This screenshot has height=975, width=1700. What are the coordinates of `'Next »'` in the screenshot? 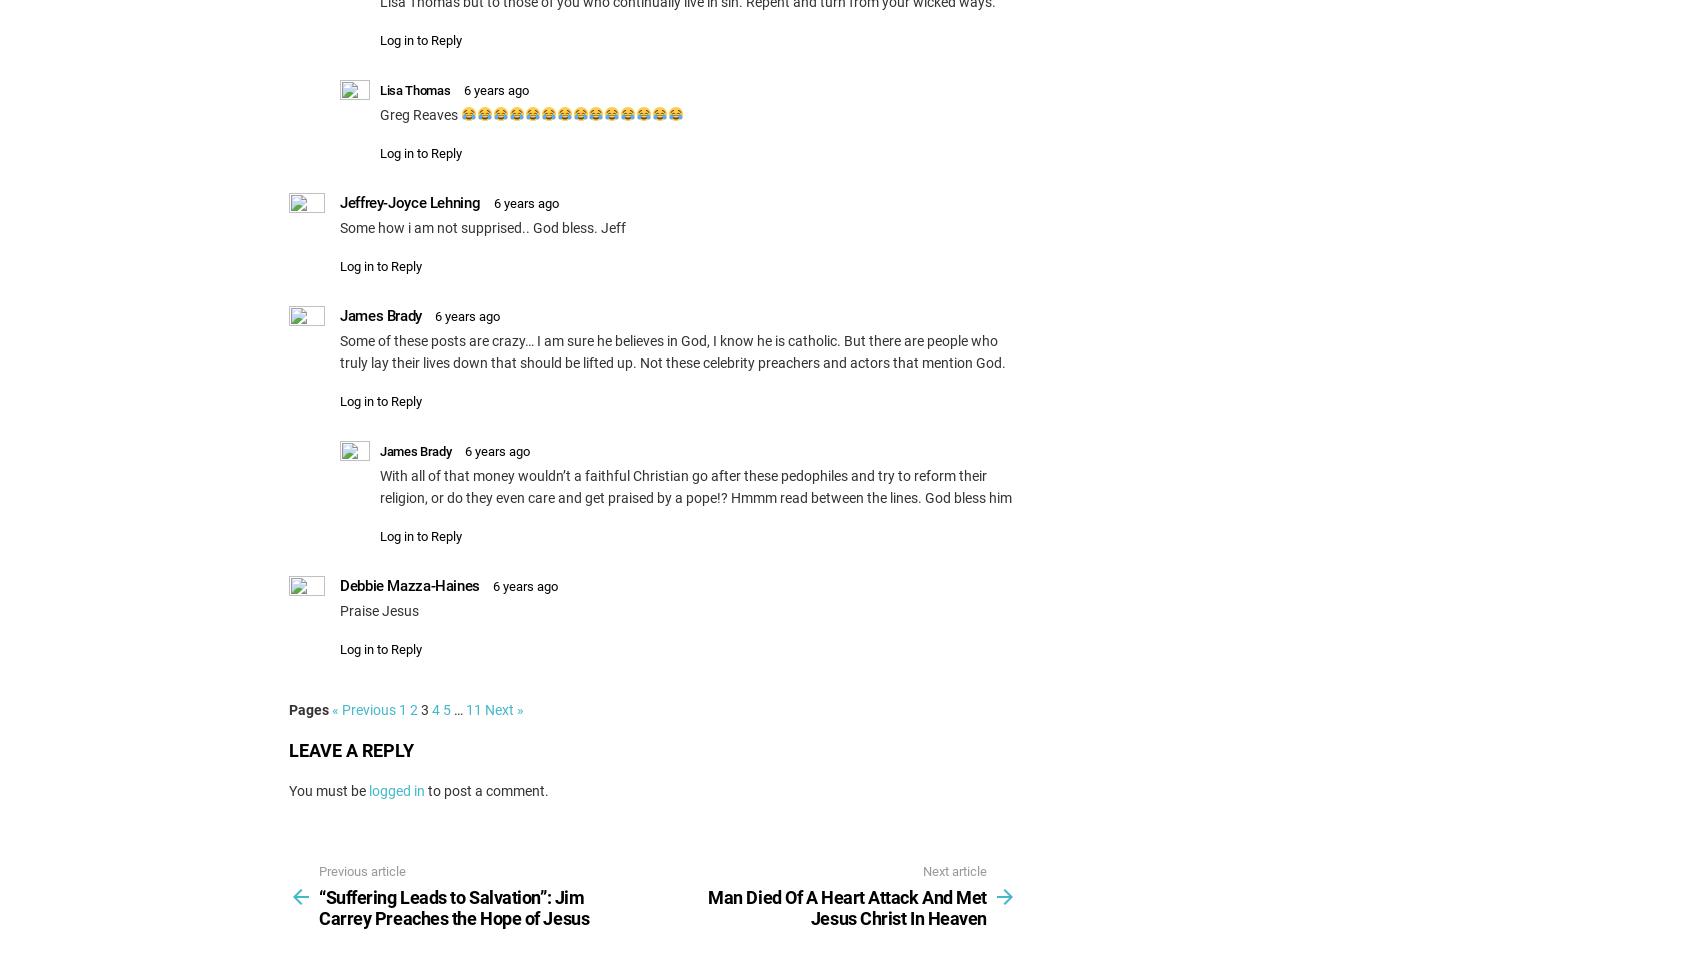 It's located at (504, 708).